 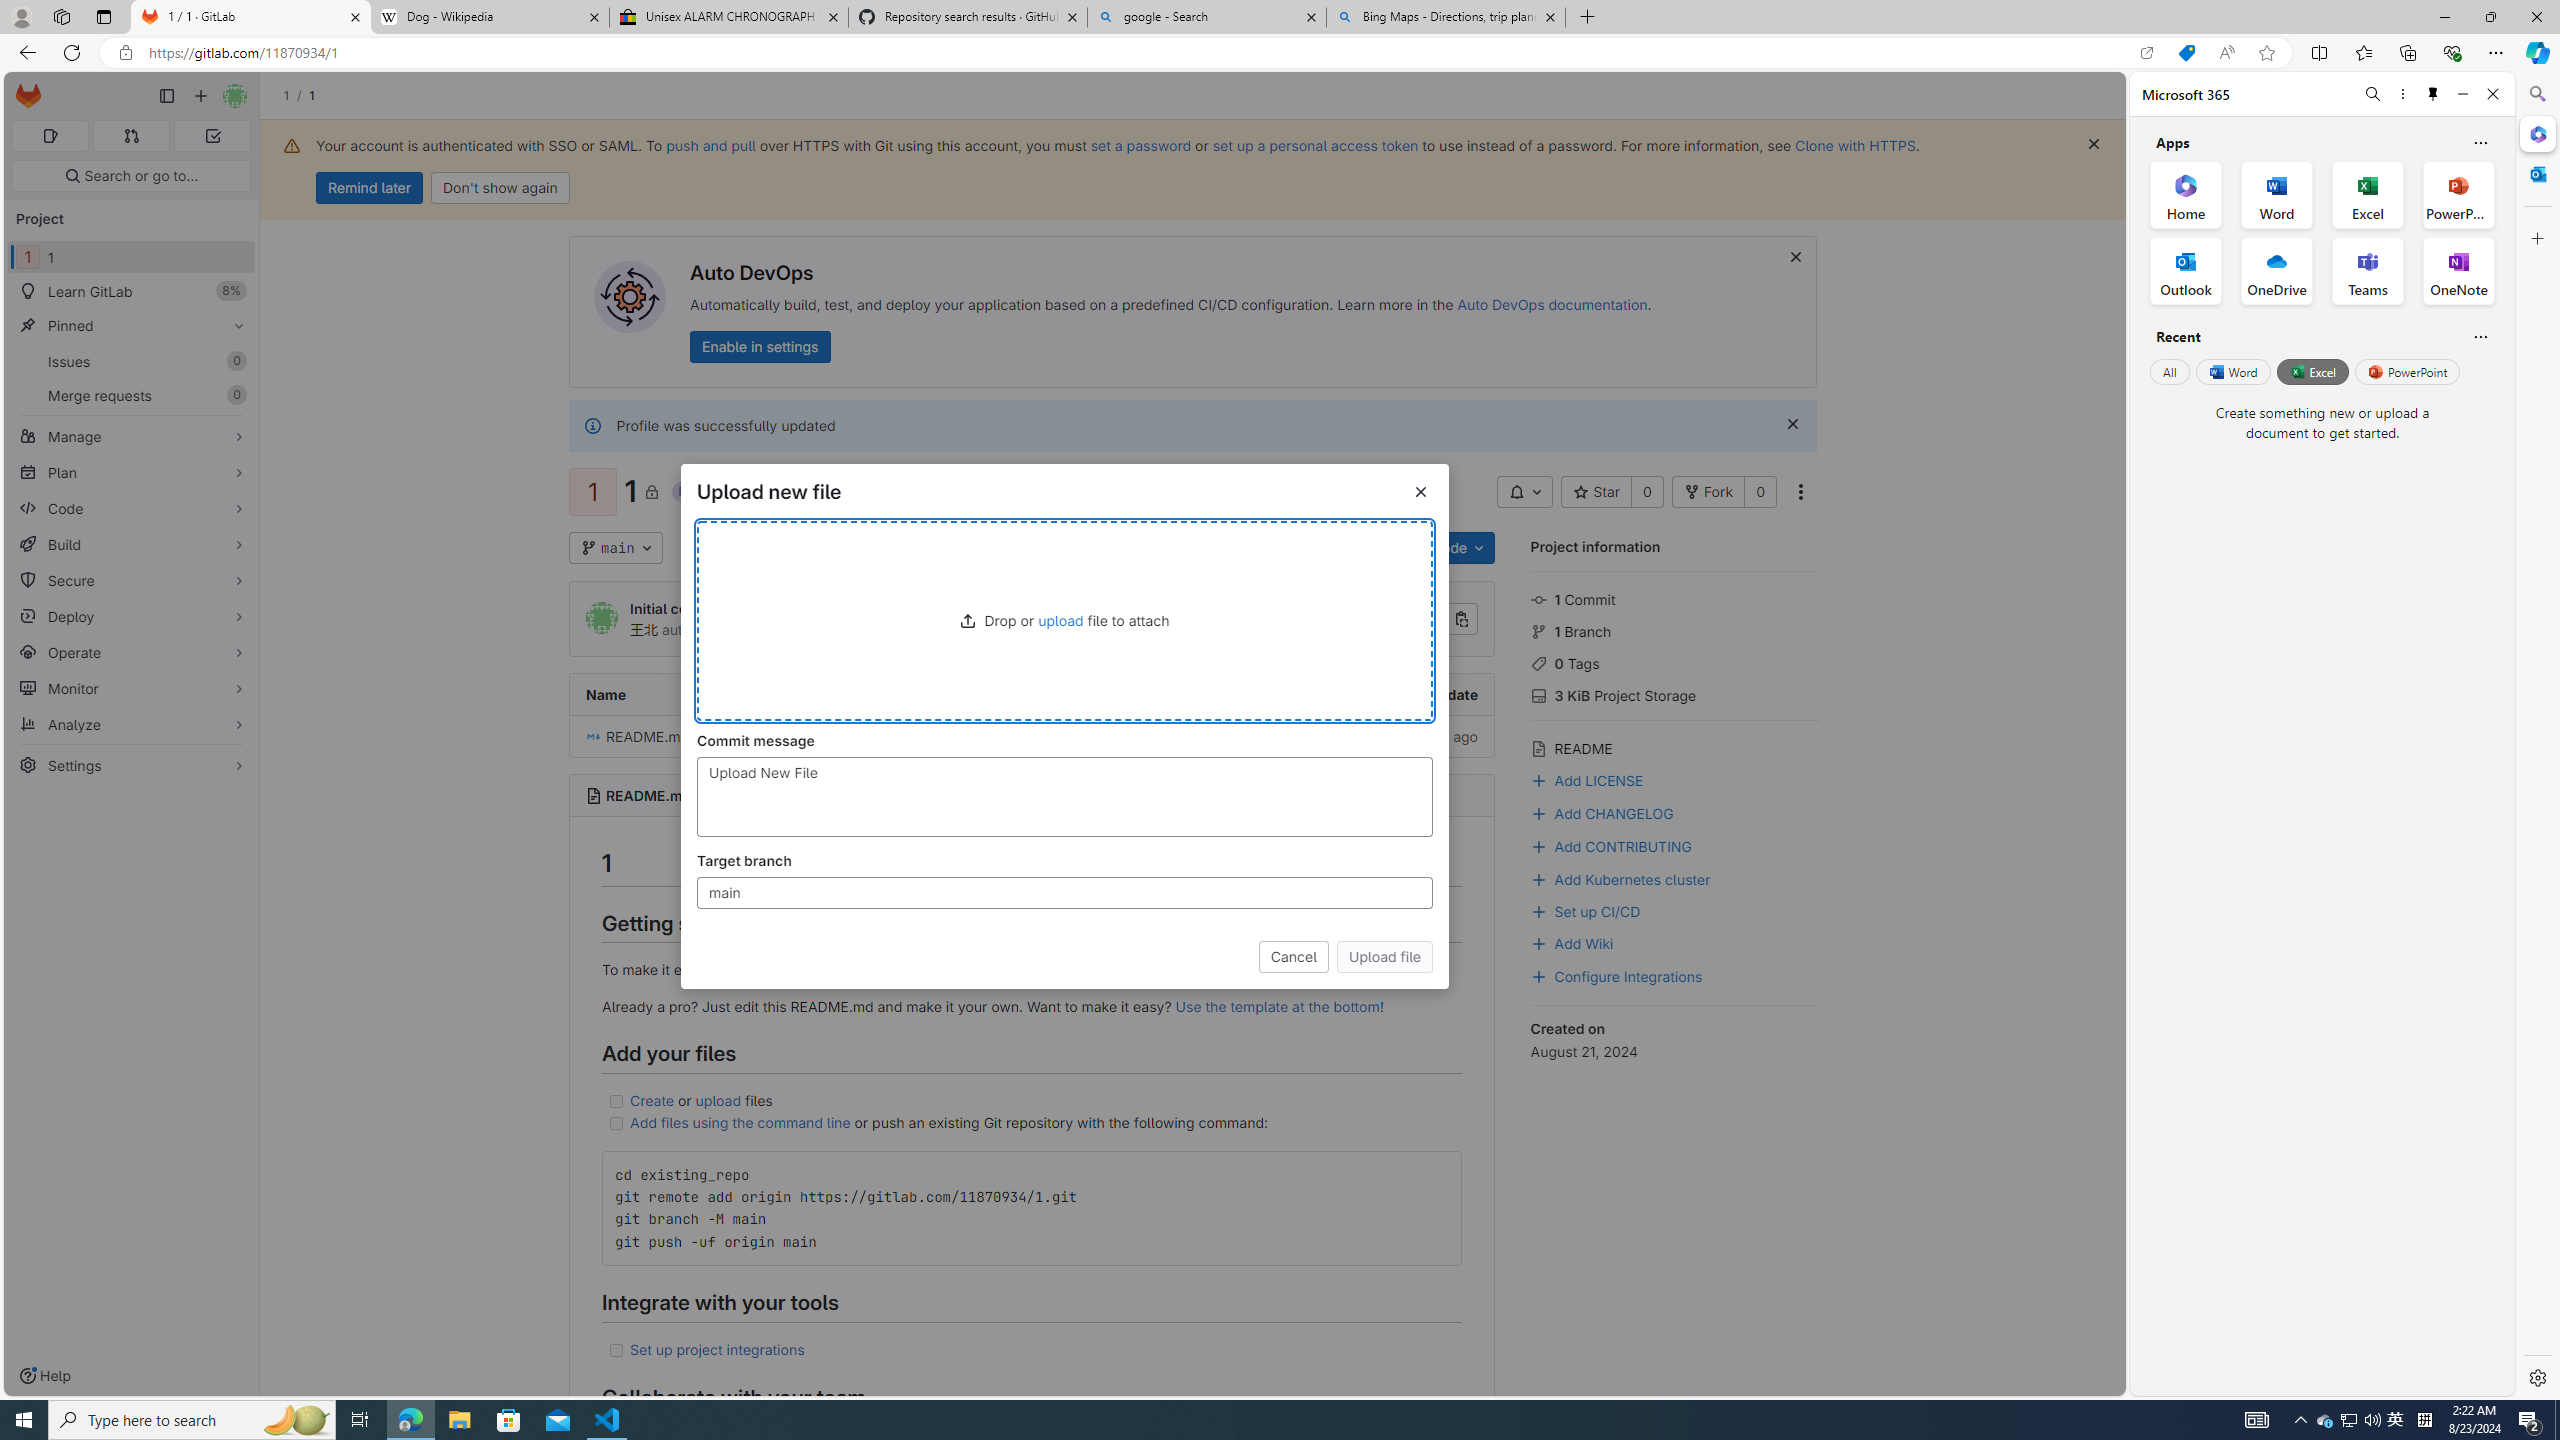 What do you see at coordinates (1675, 909) in the screenshot?
I see `'Set up CI/CD'` at bounding box center [1675, 909].